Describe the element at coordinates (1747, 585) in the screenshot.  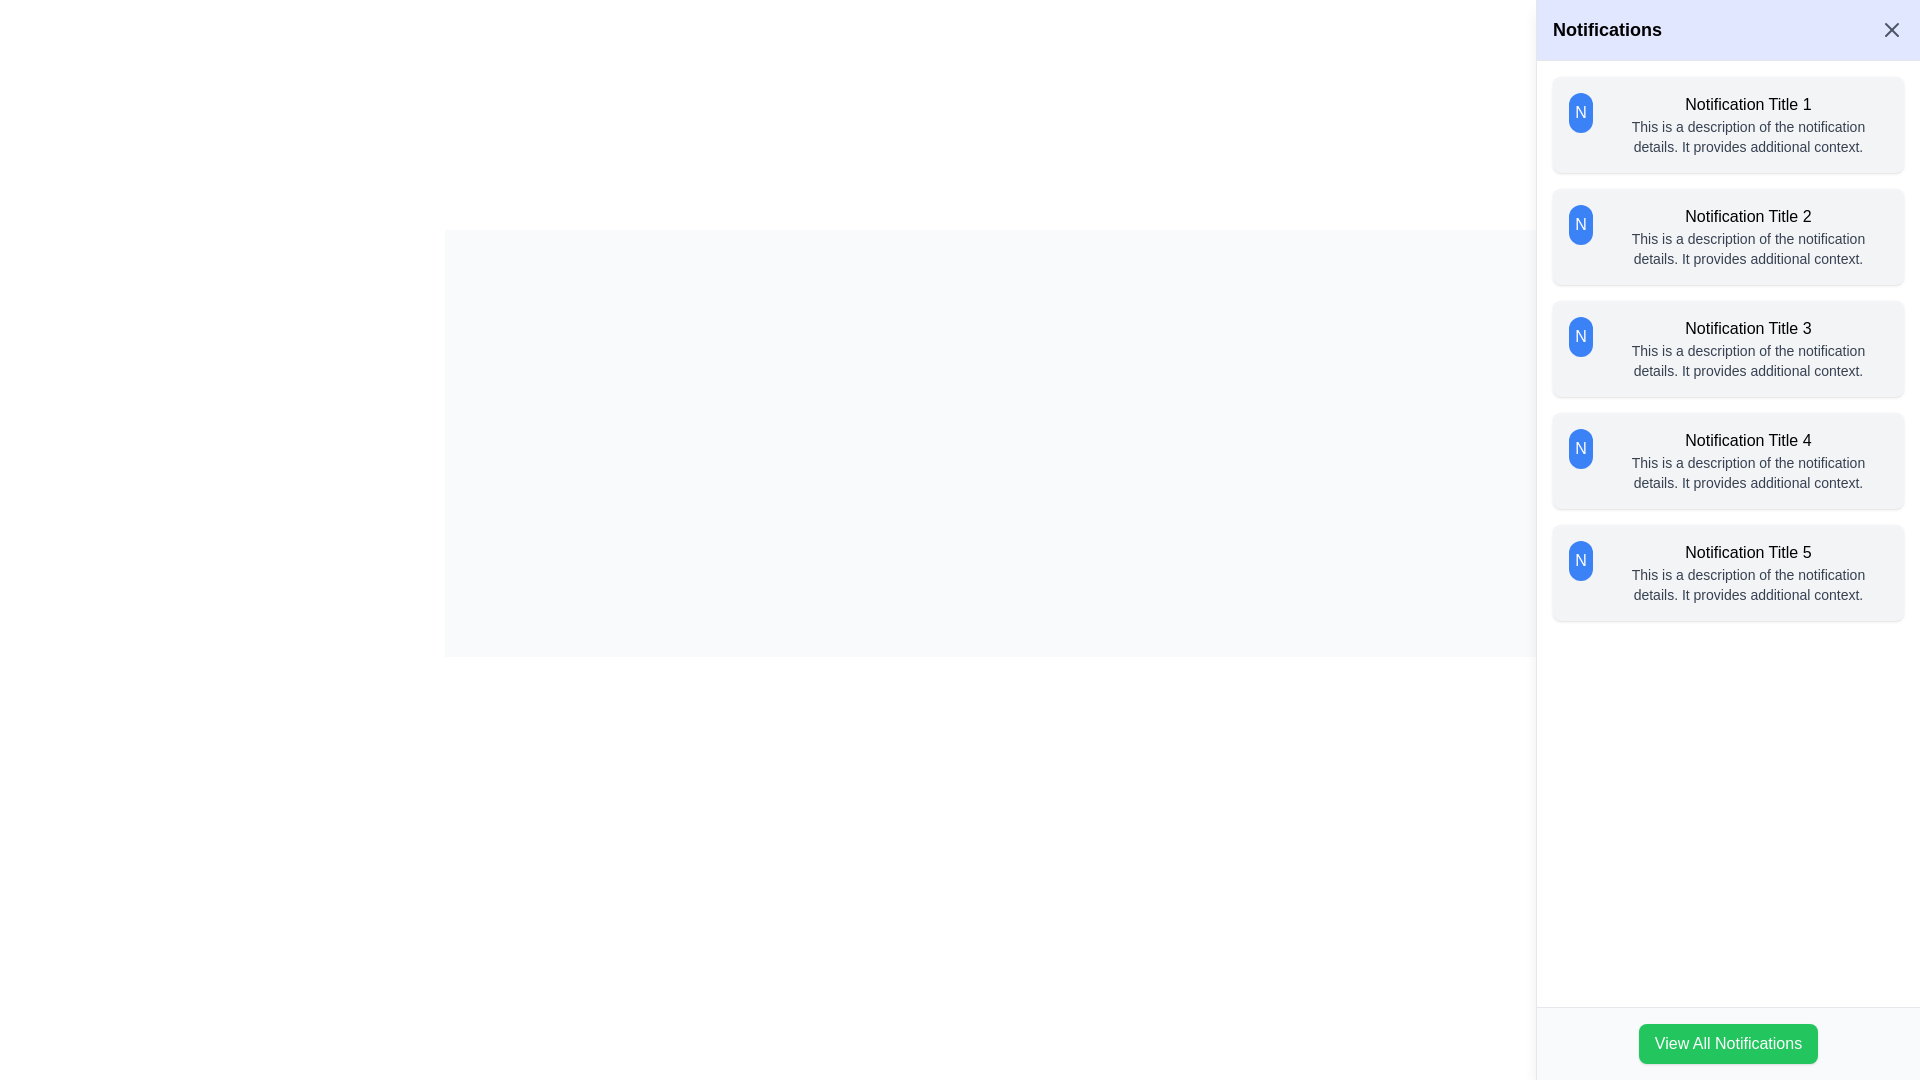
I see `the descriptive text display related to 'Notification Title 5' within the fifth notification card` at that location.